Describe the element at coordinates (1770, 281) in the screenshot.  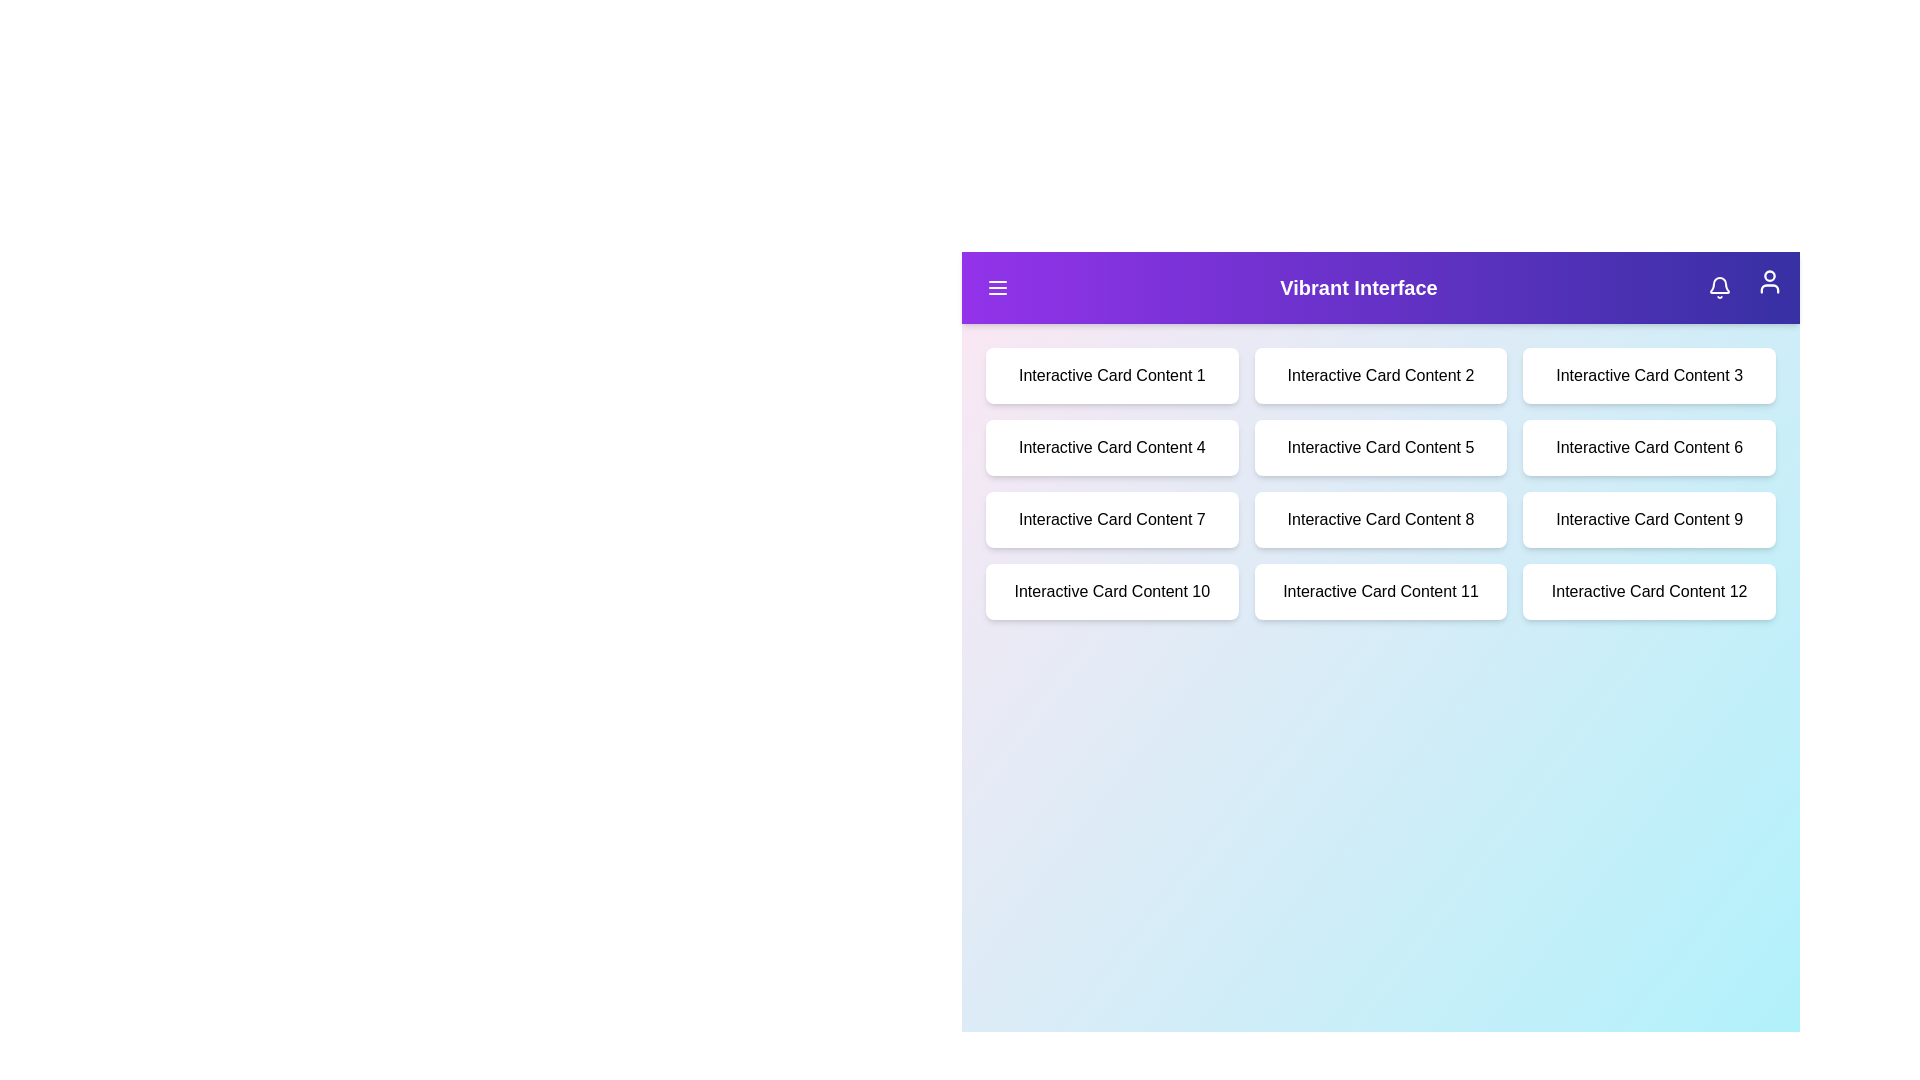
I see `the user profile icon in the top-right corner` at that location.